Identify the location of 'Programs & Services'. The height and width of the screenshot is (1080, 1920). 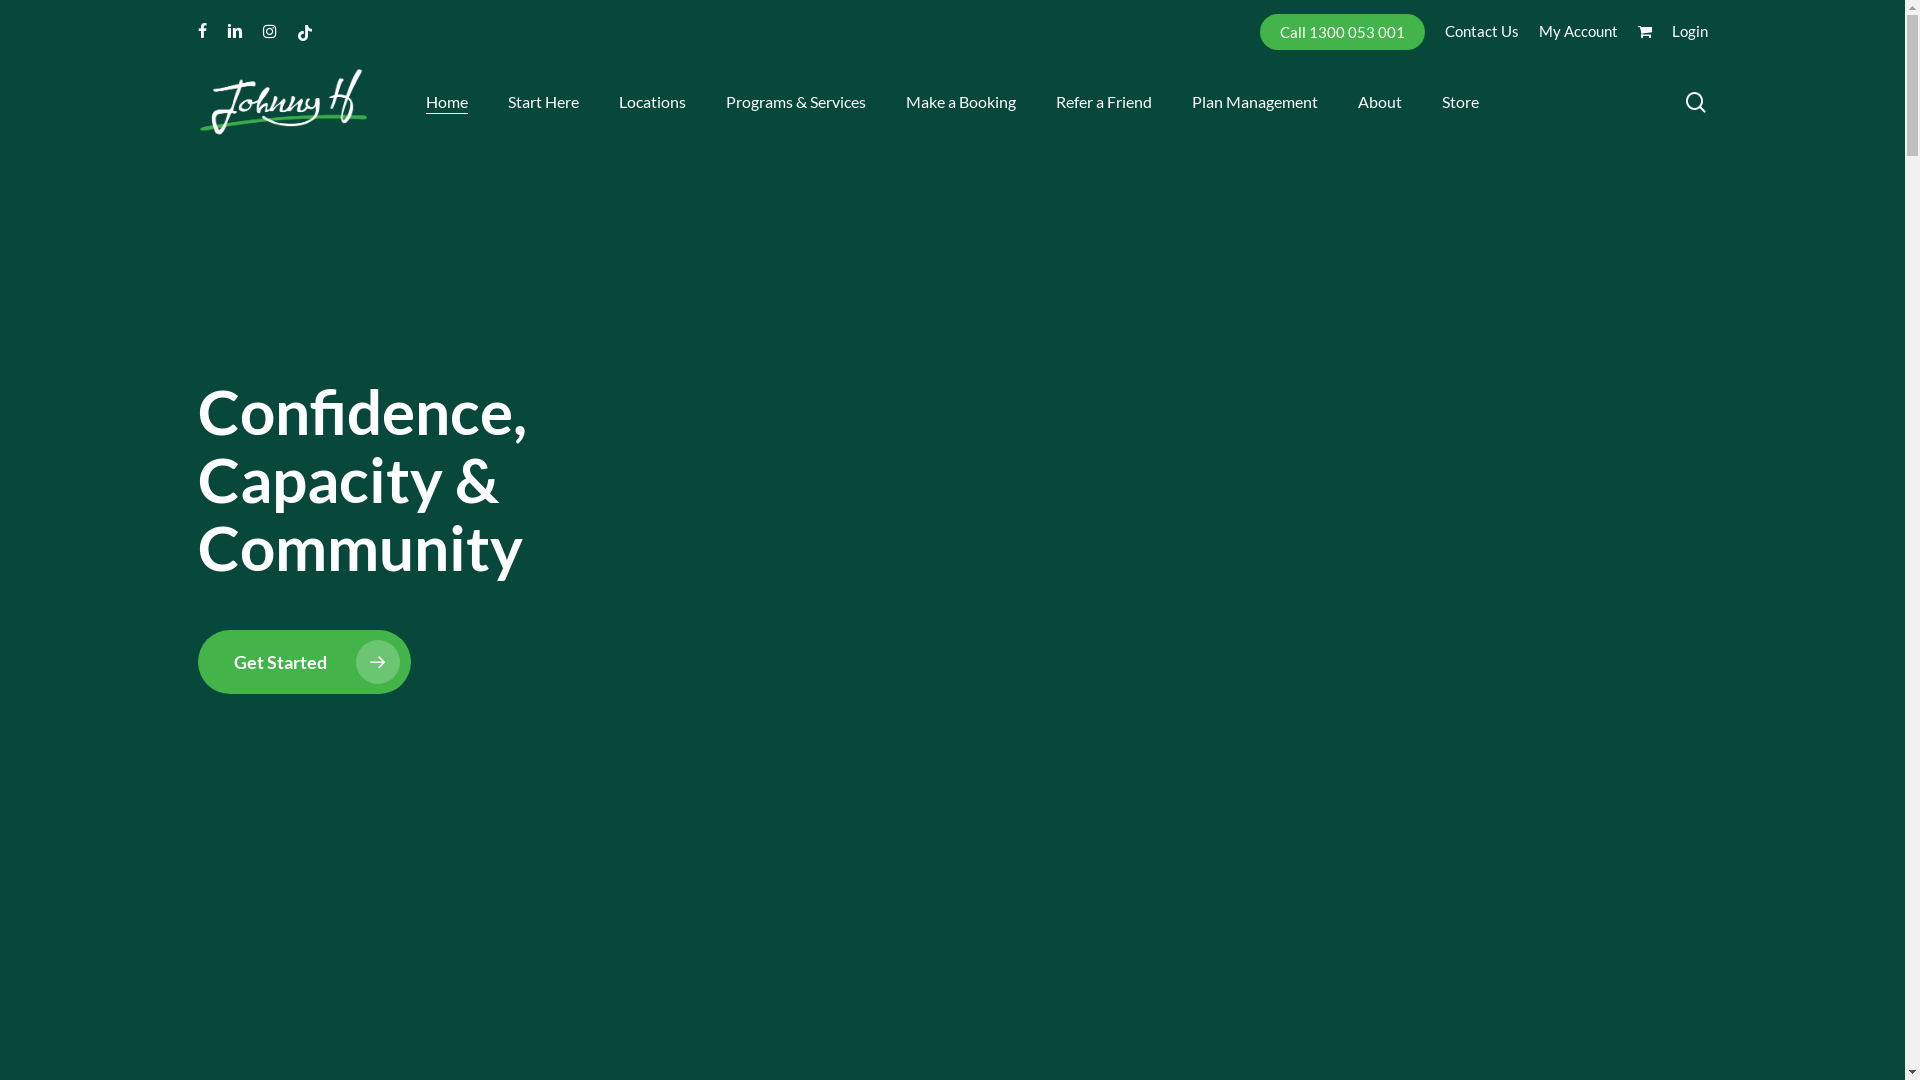
(795, 101).